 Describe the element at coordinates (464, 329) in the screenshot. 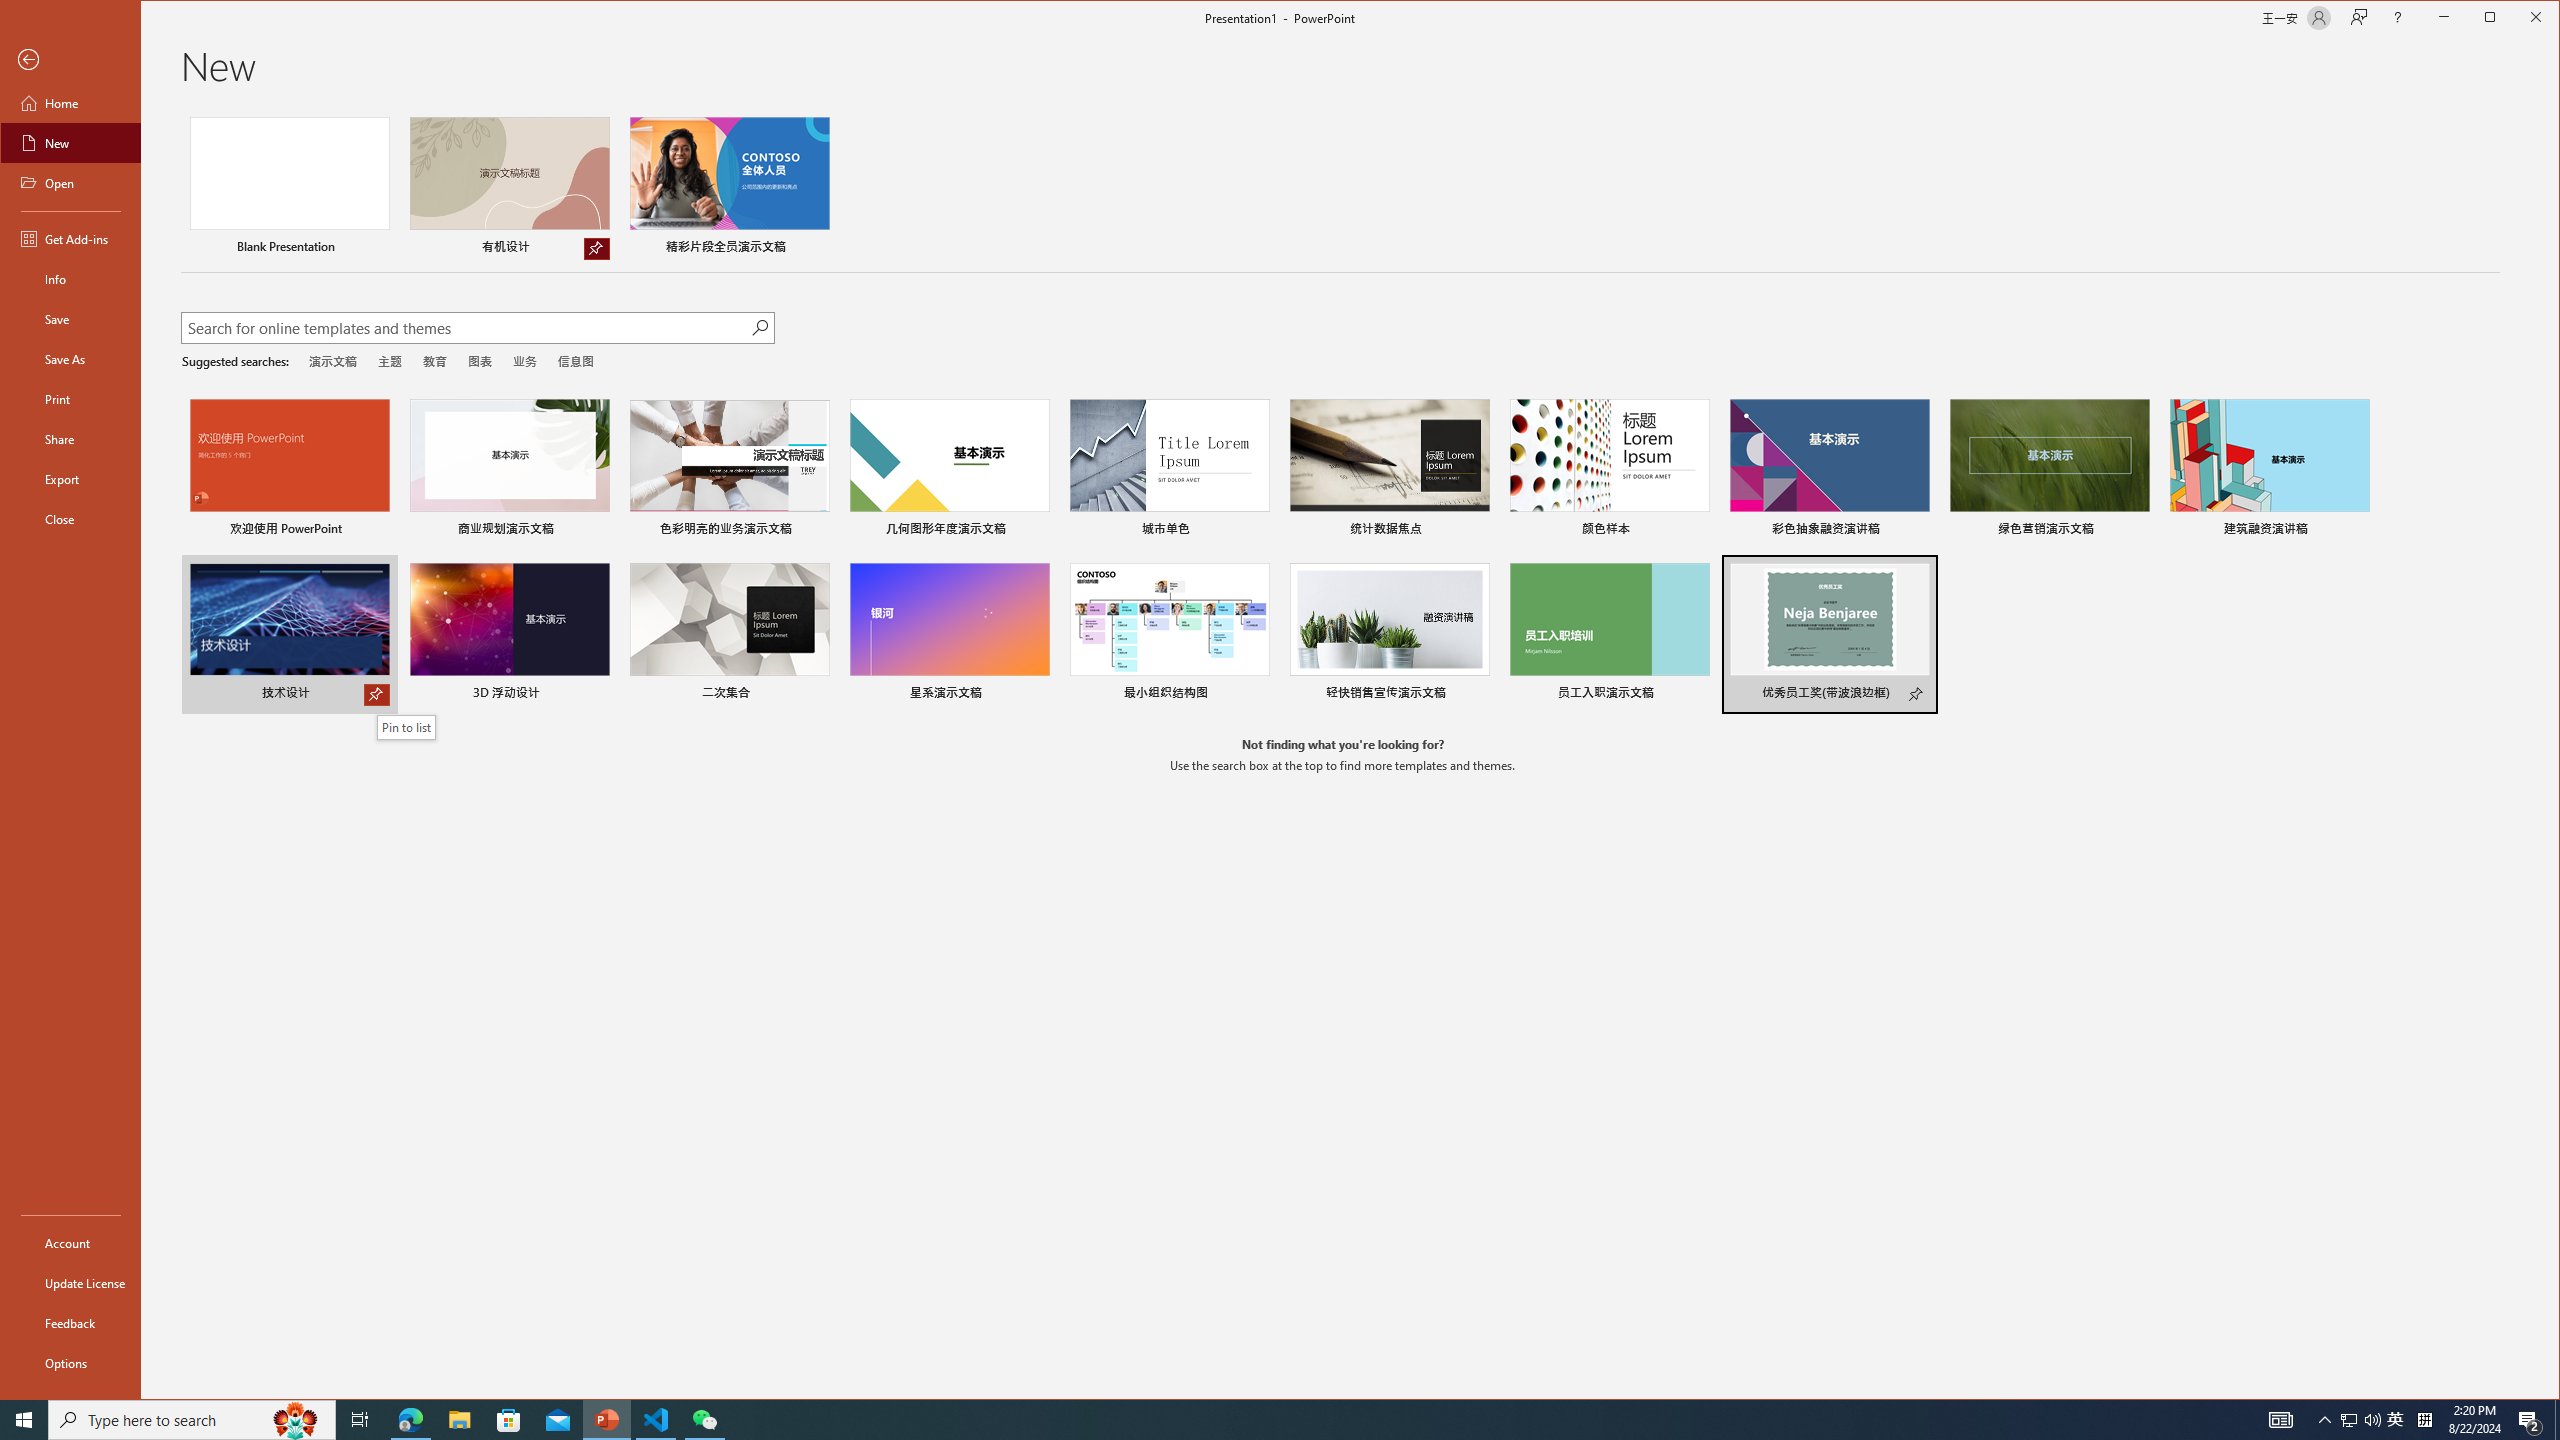

I see `'Search for online templates and themes'` at that location.